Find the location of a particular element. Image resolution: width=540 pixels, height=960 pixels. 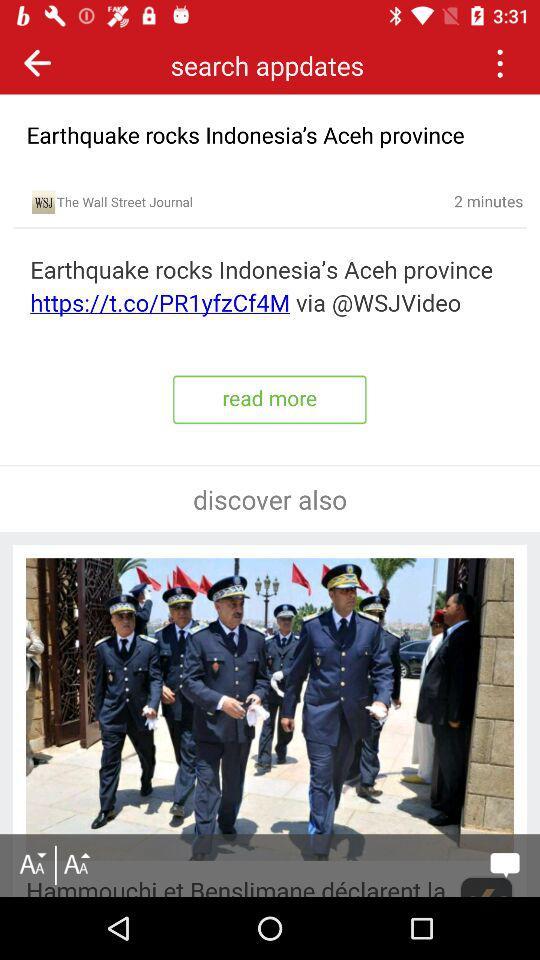

message option is located at coordinates (504, 864).